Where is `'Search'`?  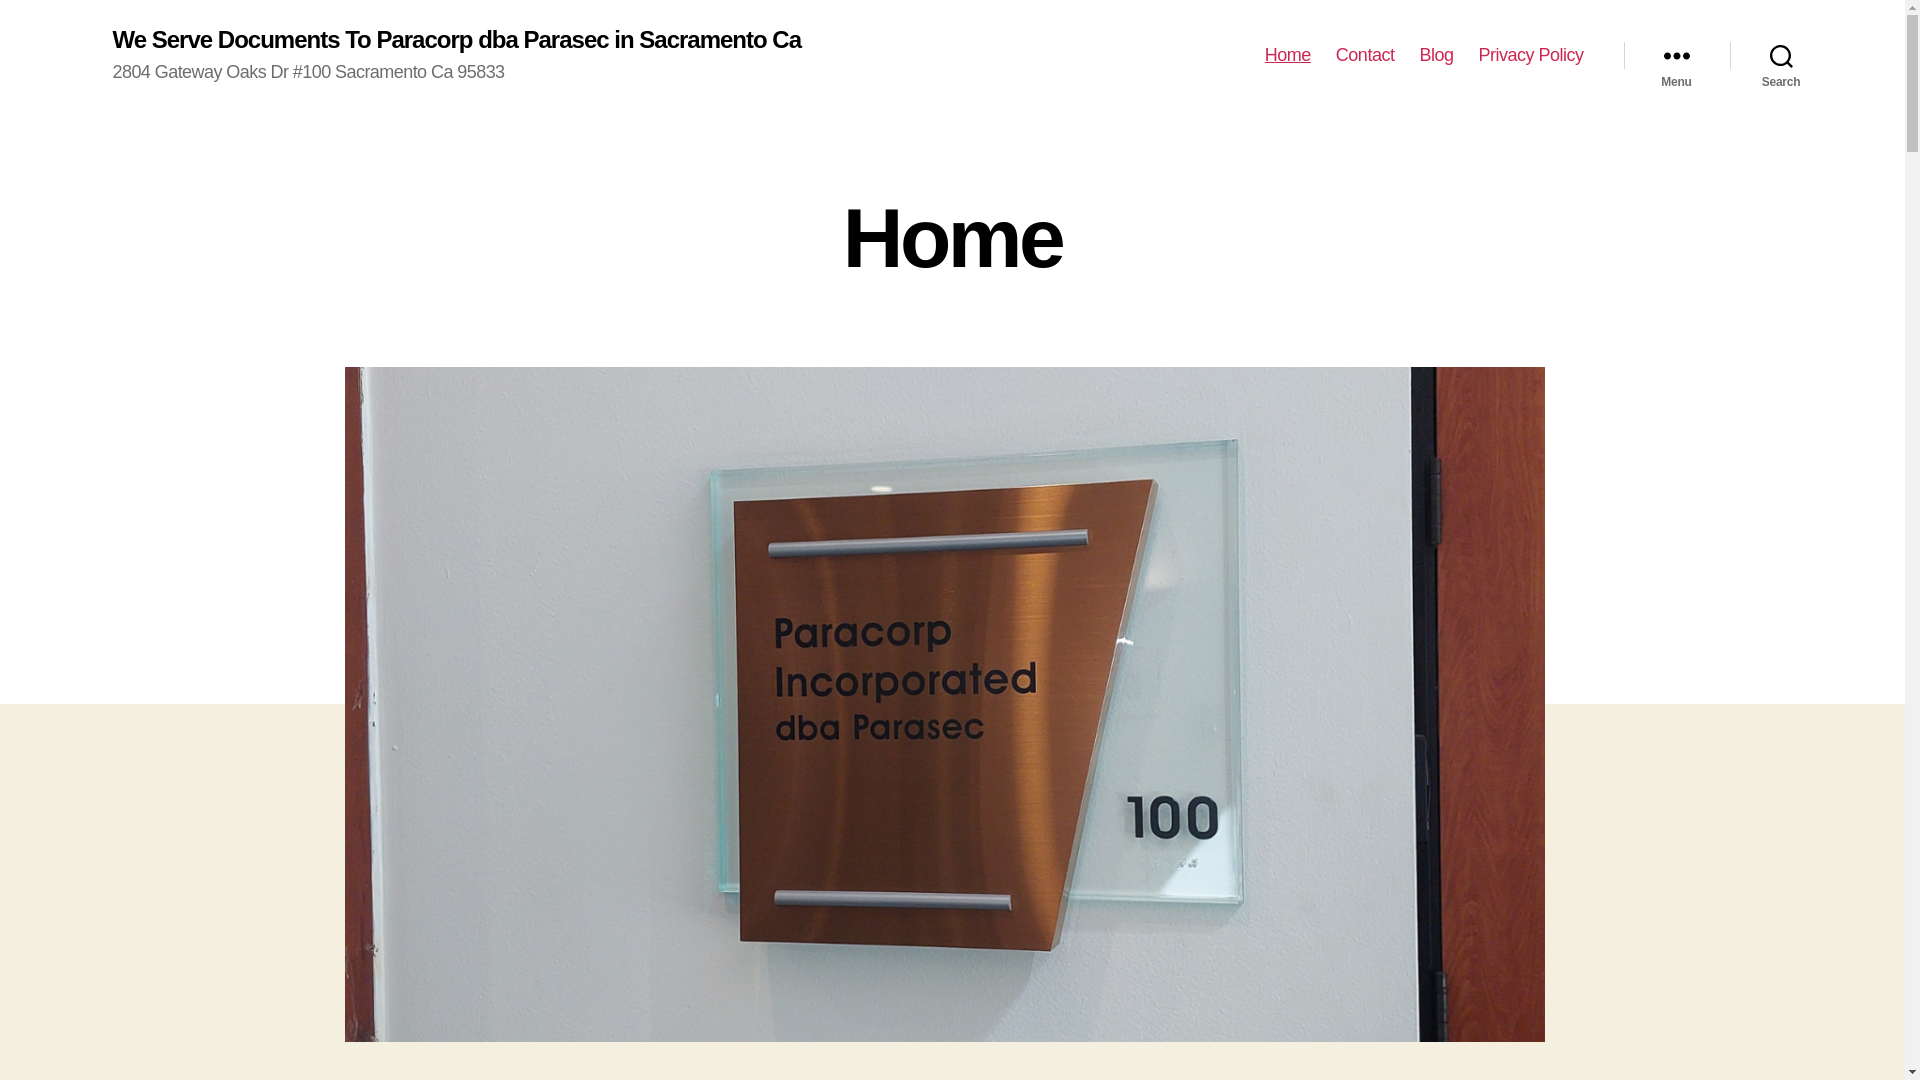 'Search' is located at coordinates (1781, 55).